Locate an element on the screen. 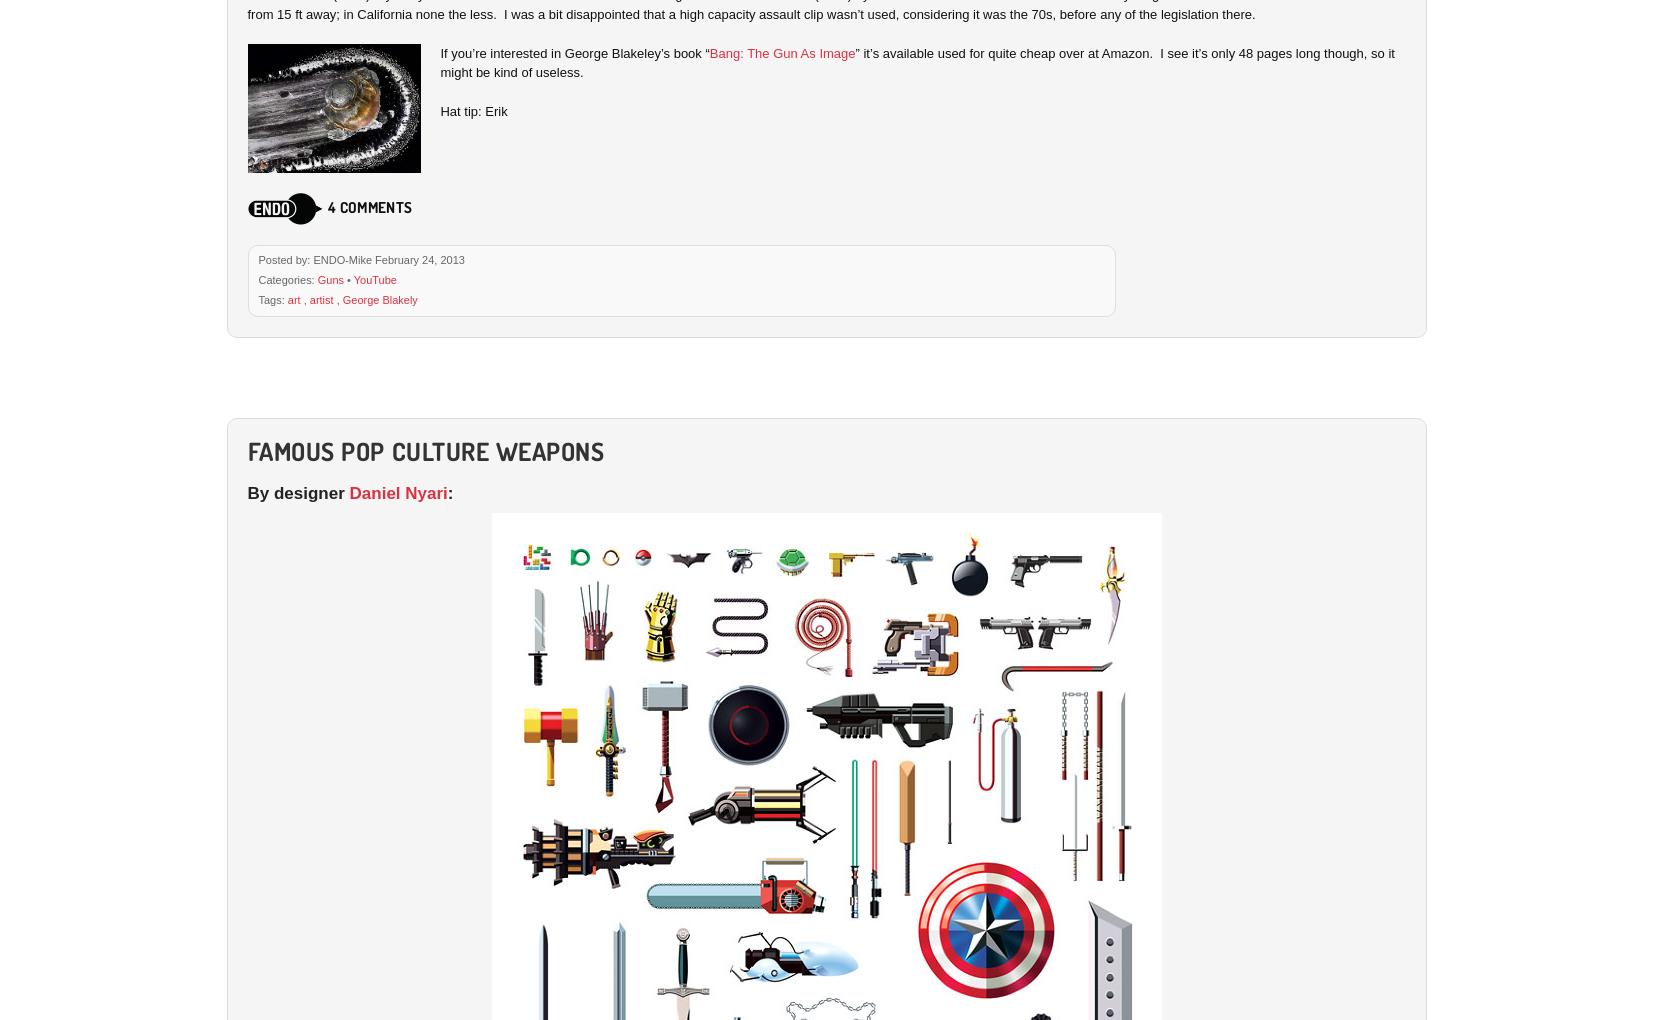 Image resolution: width=1653 pixels, height=1020 pixels. 'Tags:' is located at coordinates (271, 299).